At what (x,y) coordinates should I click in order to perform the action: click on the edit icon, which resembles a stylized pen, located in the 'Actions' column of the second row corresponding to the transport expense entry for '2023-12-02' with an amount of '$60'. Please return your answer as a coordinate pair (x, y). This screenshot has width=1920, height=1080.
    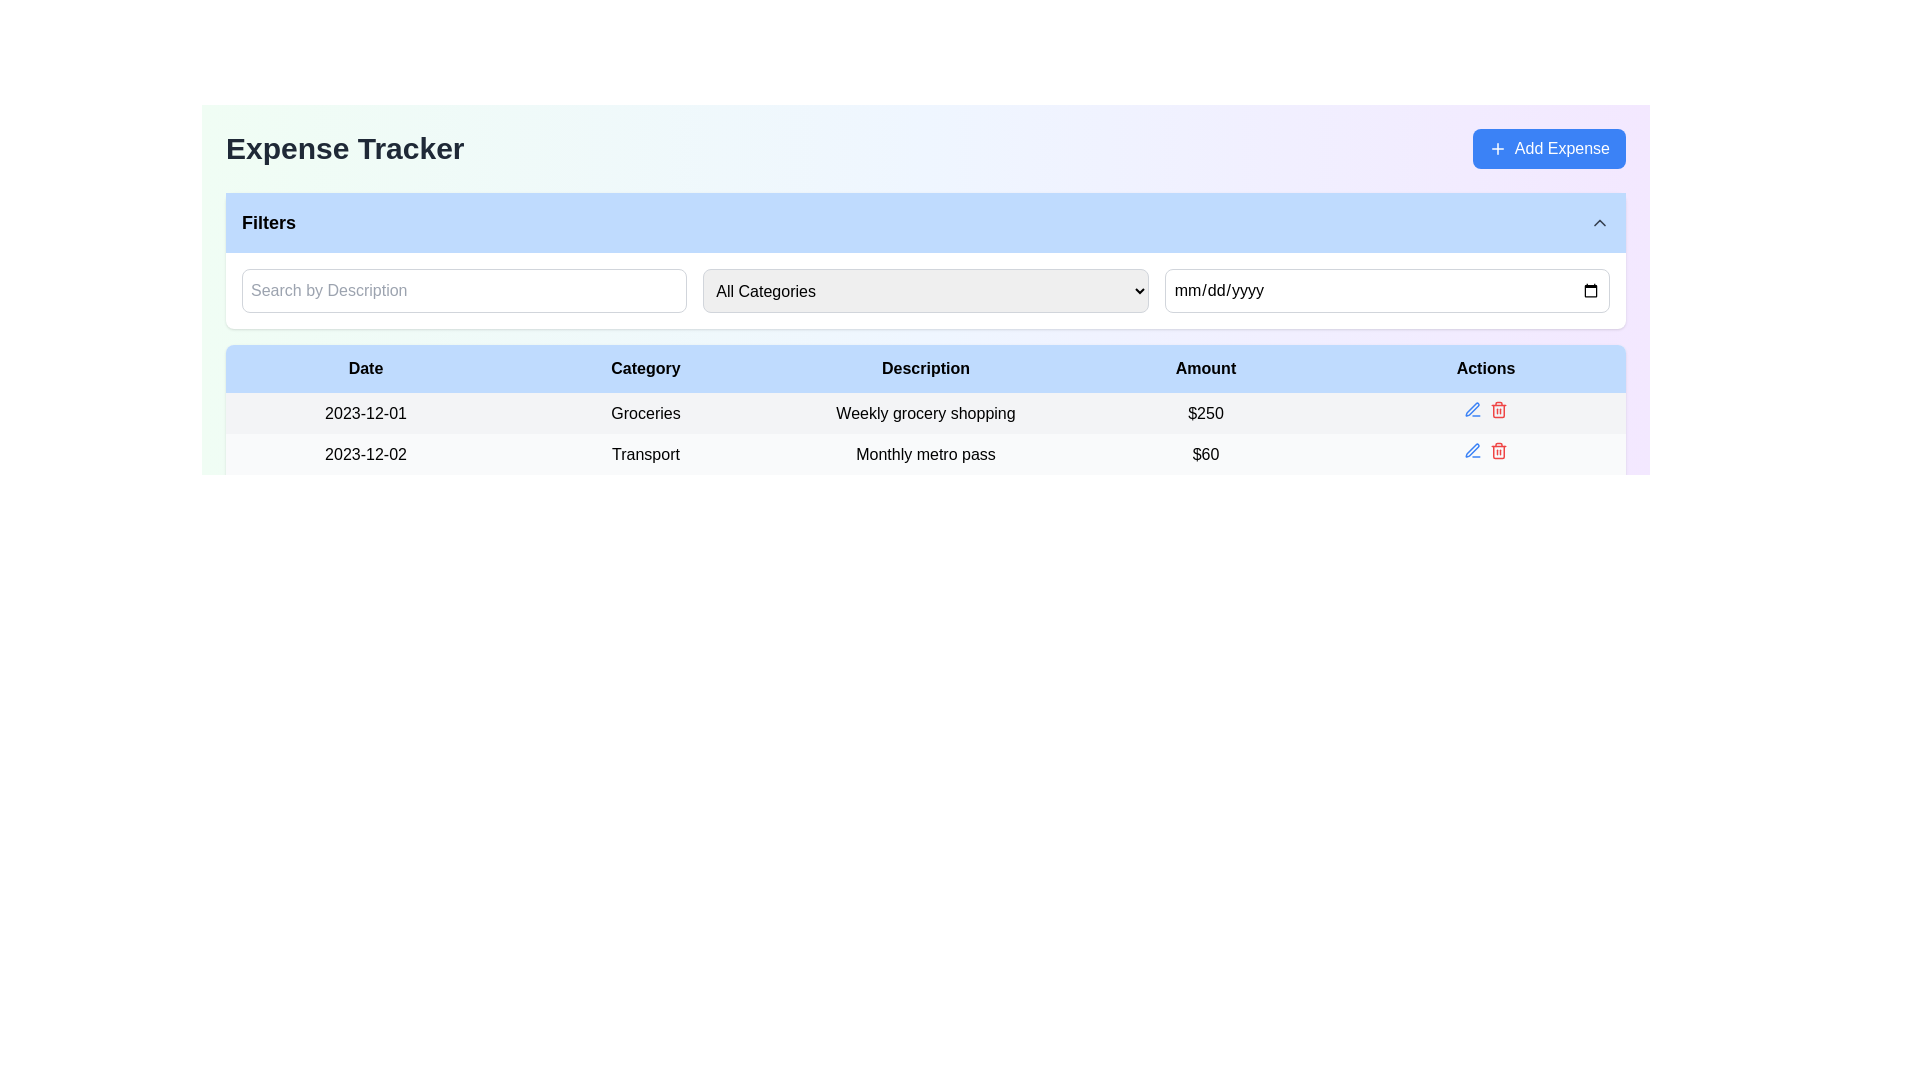
    Looking at the image, I should click on (1472, 450).